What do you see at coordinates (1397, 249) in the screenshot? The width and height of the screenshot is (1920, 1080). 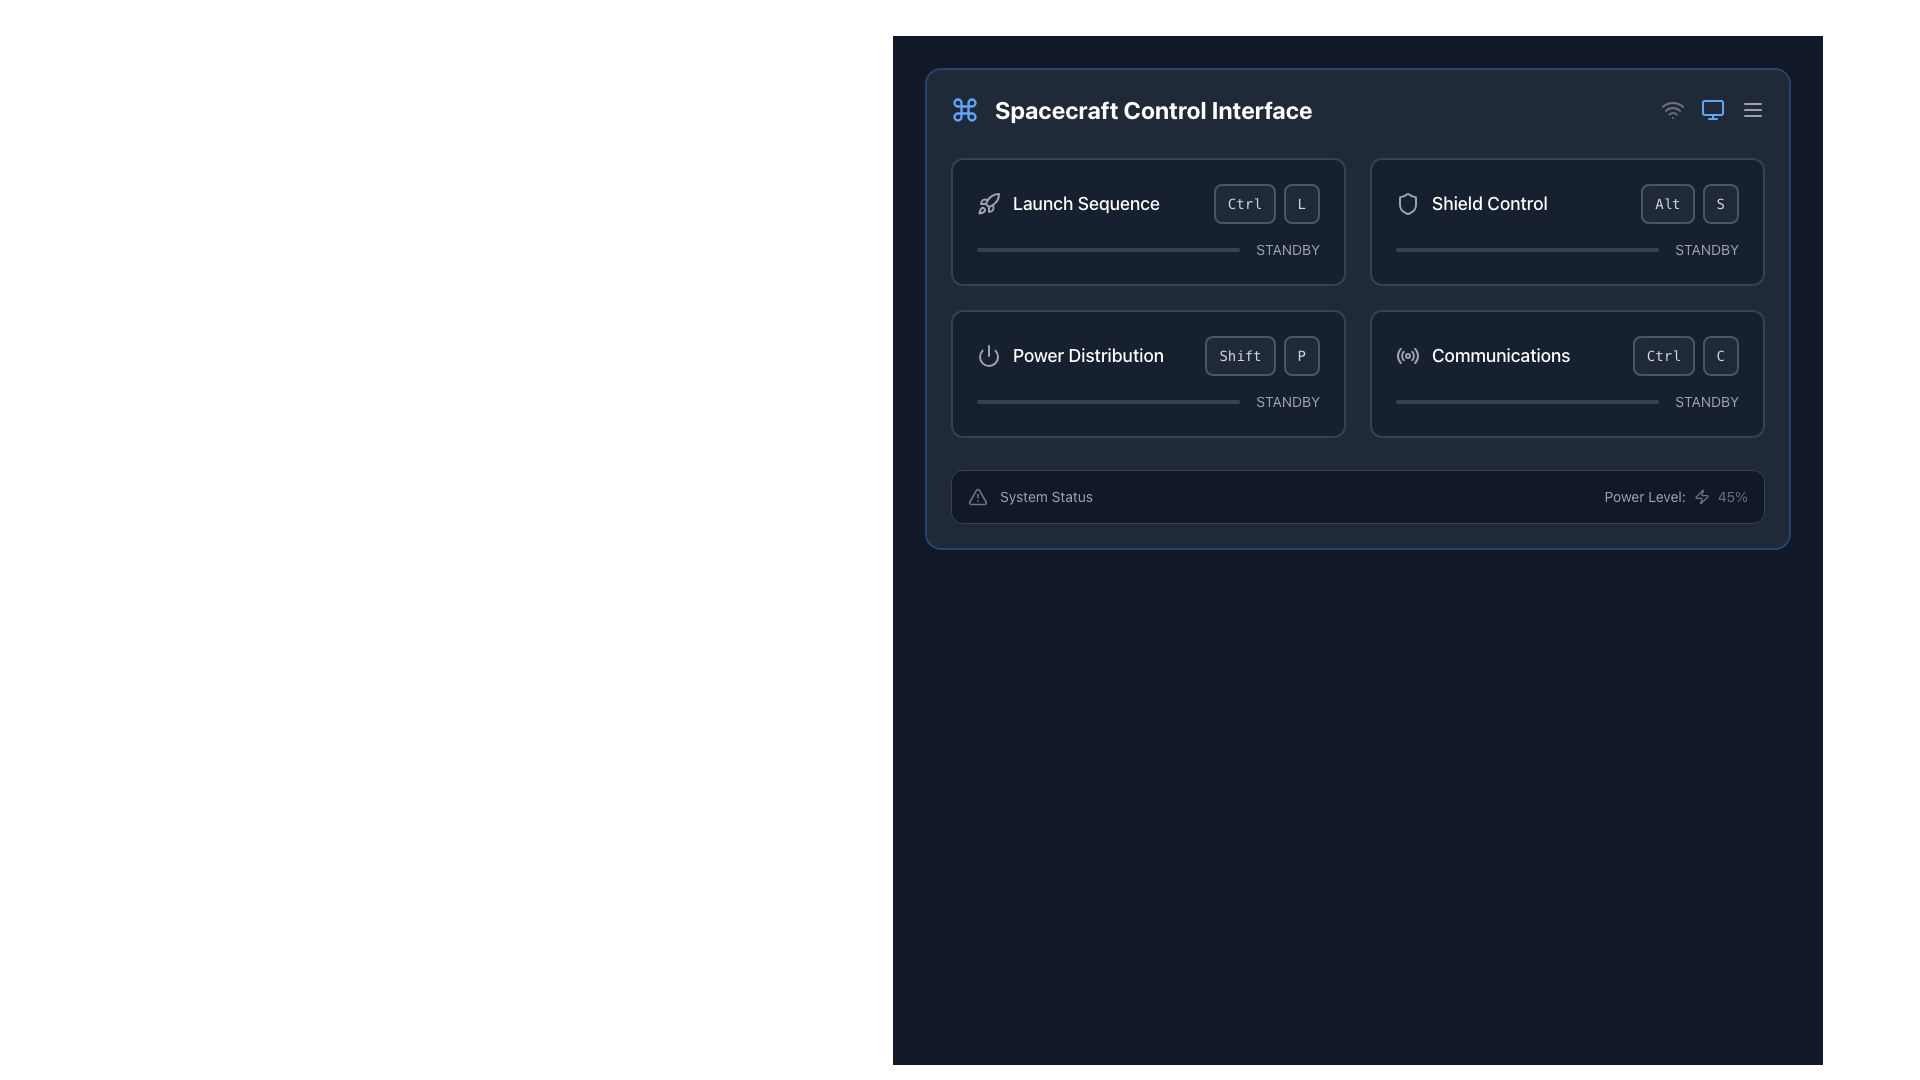 I see `the shield control` at bounding box center [1397, 249].